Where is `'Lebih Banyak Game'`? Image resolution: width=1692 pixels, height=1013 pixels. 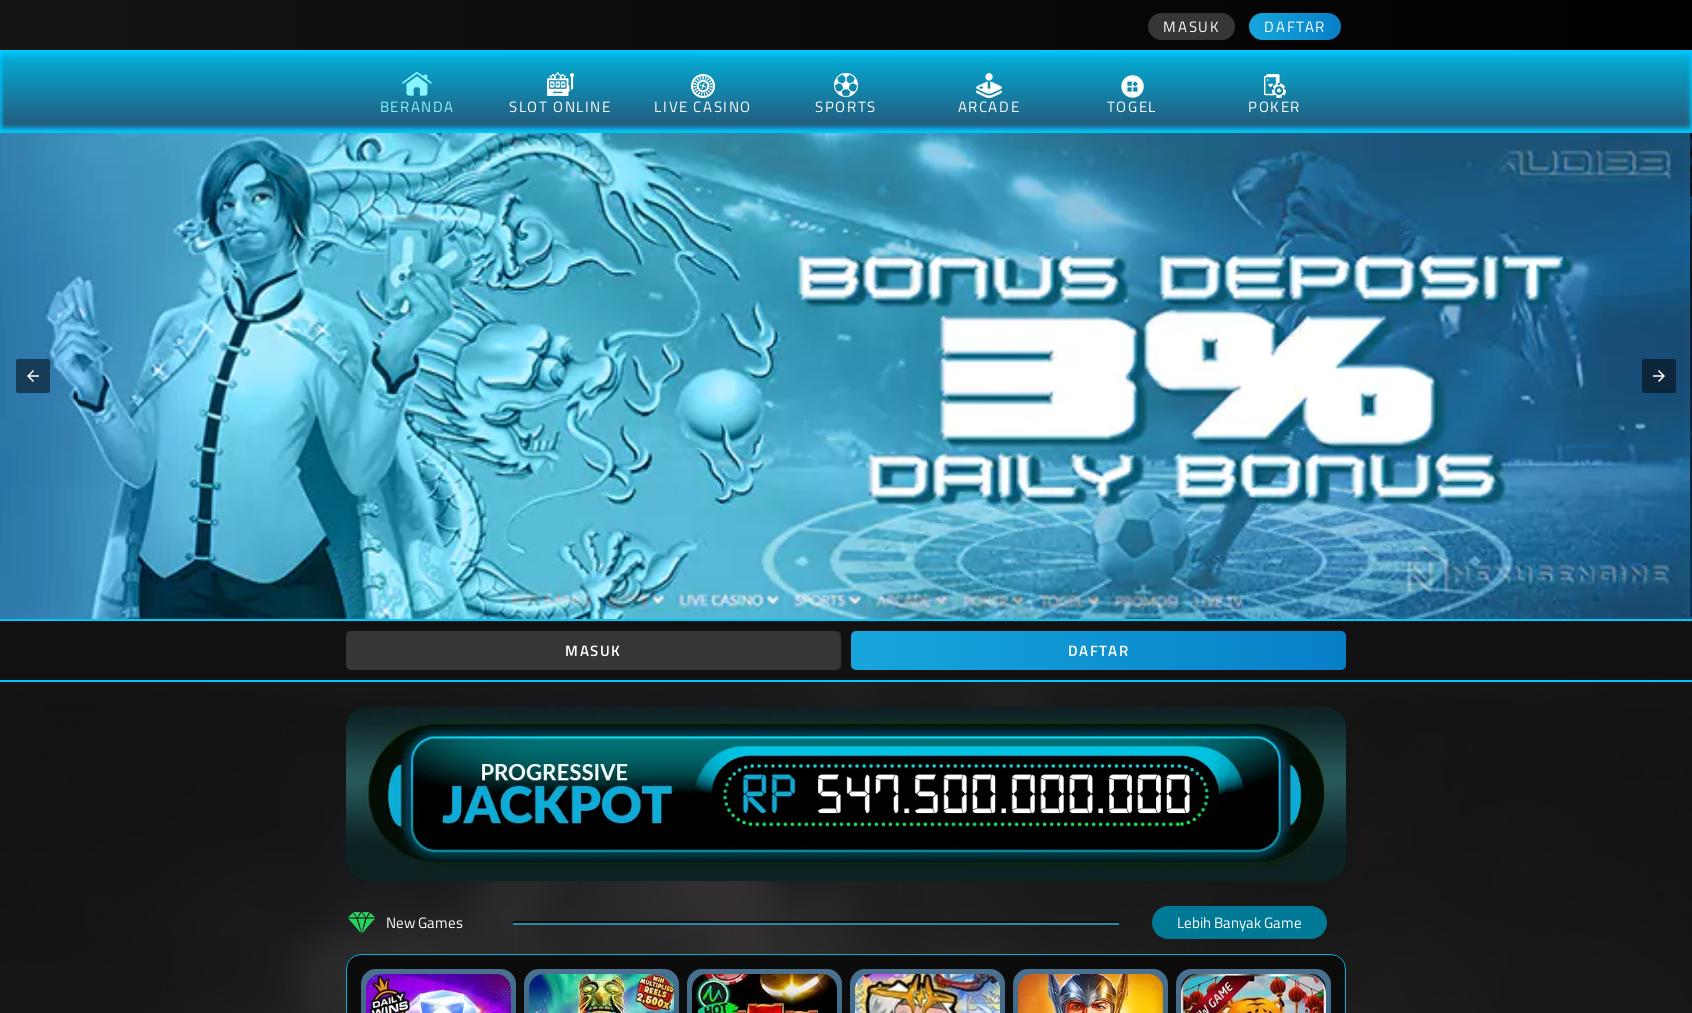 'Lebih Banyak Game' is located at coordinates (1239, 922).